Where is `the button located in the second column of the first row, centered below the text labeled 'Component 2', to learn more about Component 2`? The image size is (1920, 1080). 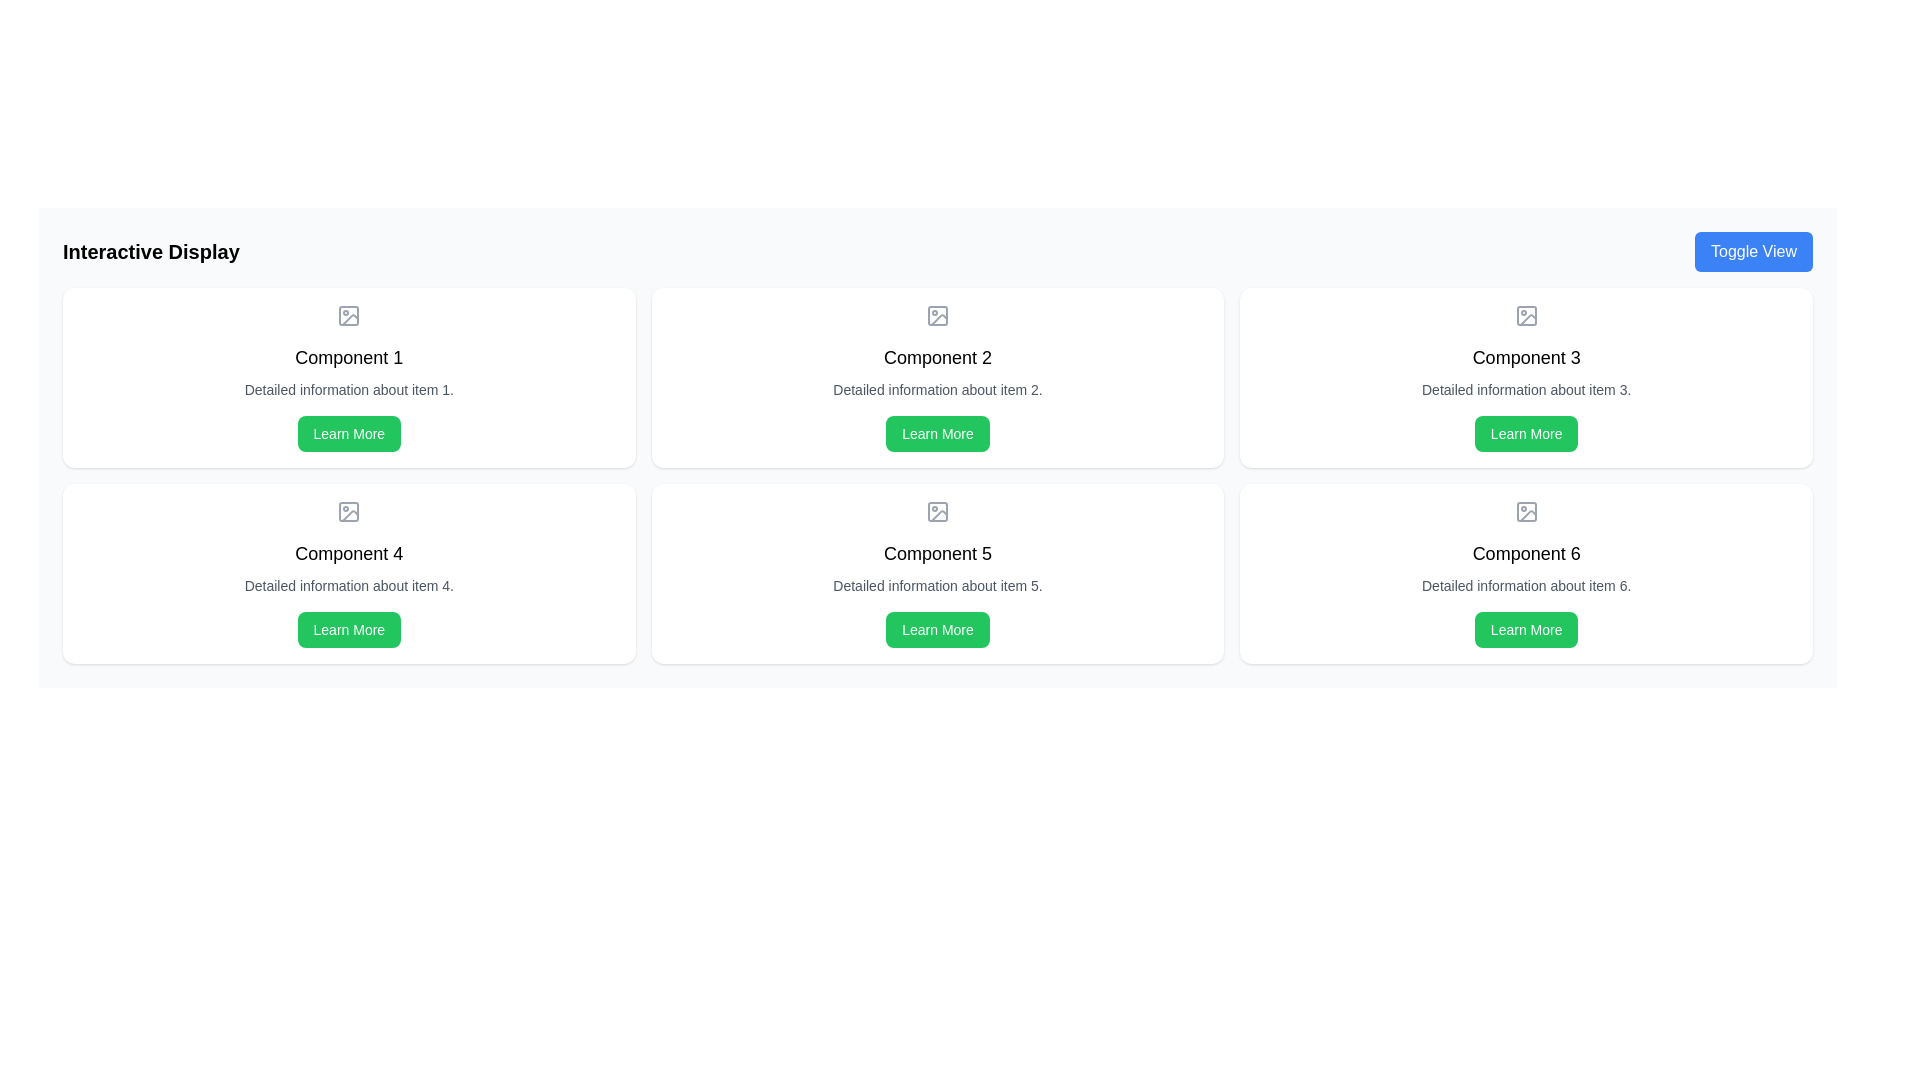 the button located in the second column of the first row, centered below the text labeled 'Component 2', to learn more about Component 2 is located at coordinates (936, 433).